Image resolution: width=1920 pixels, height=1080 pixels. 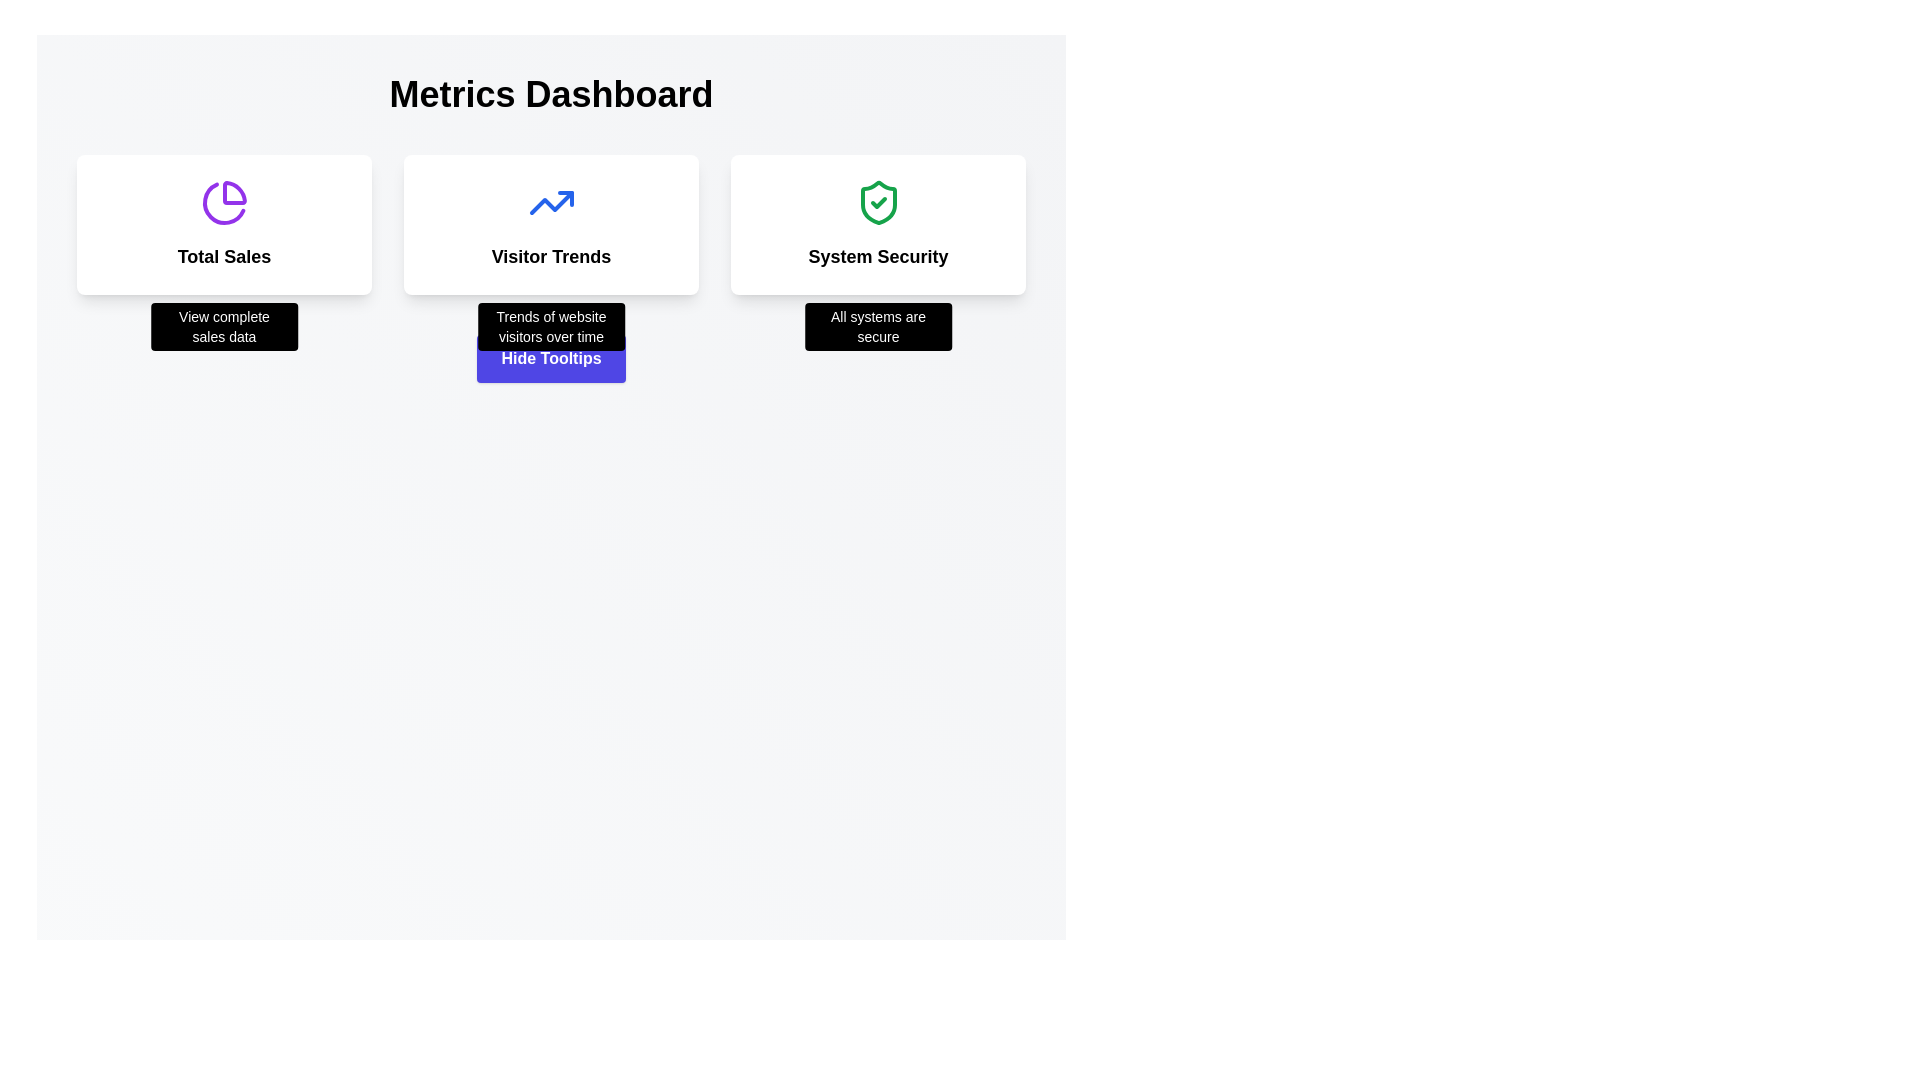 What do you see at coordinates (551, 95) in the screenshot?
I see `Text Header that conveys the title of the page or section, located at the top of the interface` at bounding box center [551, 95].